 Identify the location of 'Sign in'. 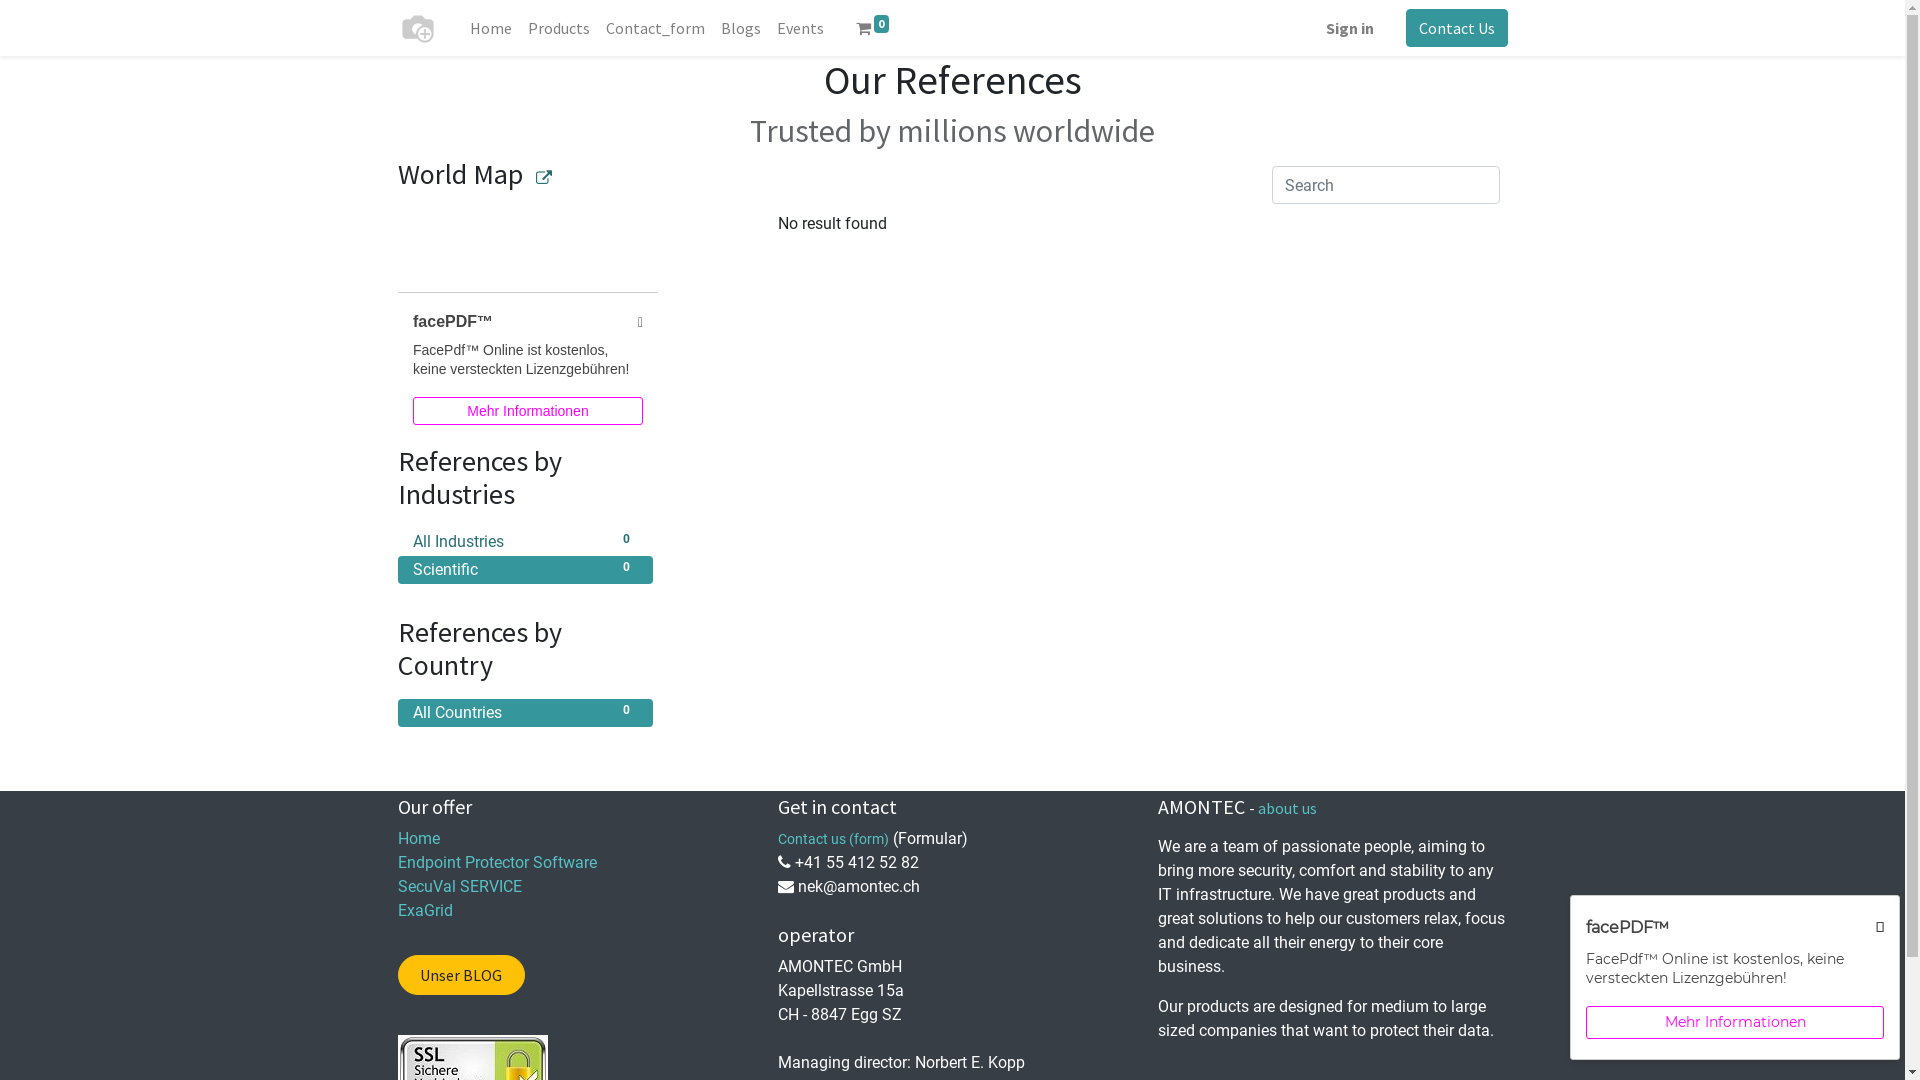
(1349, 27).